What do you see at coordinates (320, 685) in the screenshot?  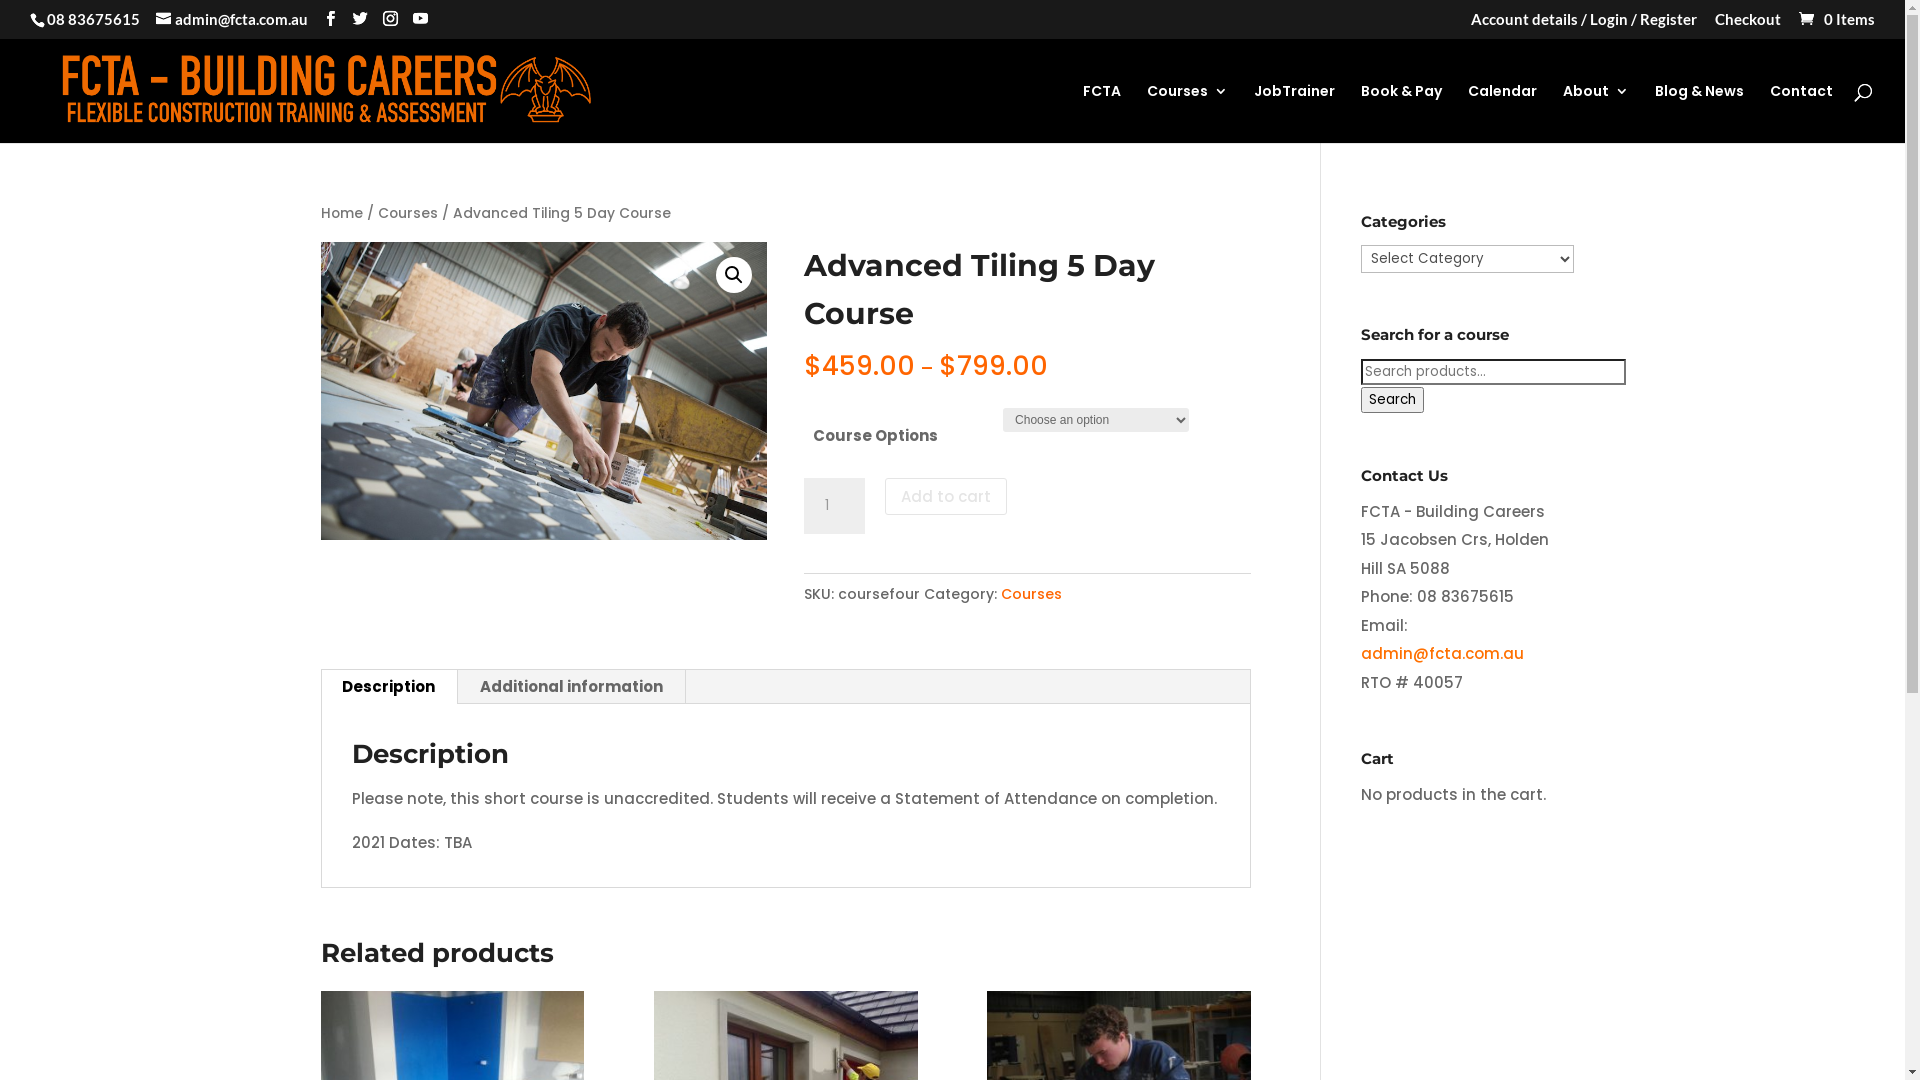 I see `'Description'` at bounding box center [320, 685].